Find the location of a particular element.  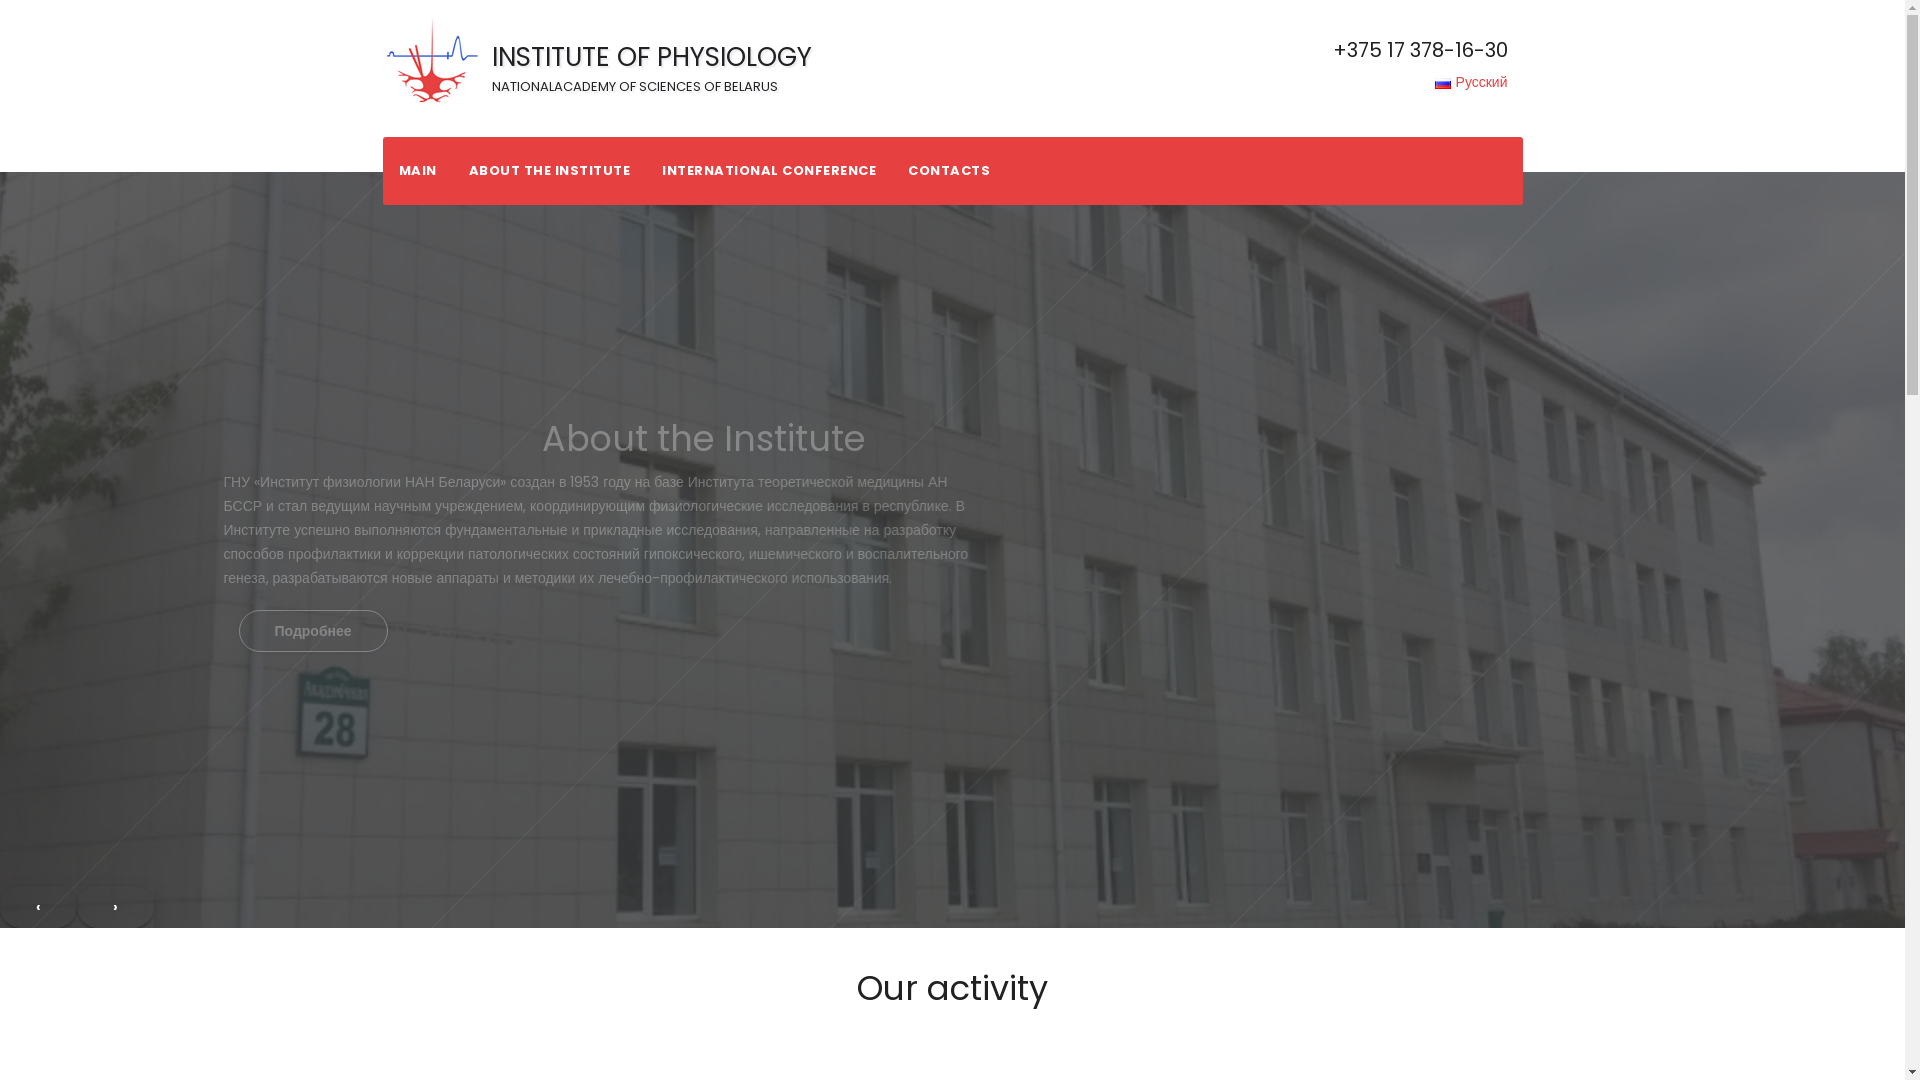

'MAIN' is located at coordinates (416, 169).